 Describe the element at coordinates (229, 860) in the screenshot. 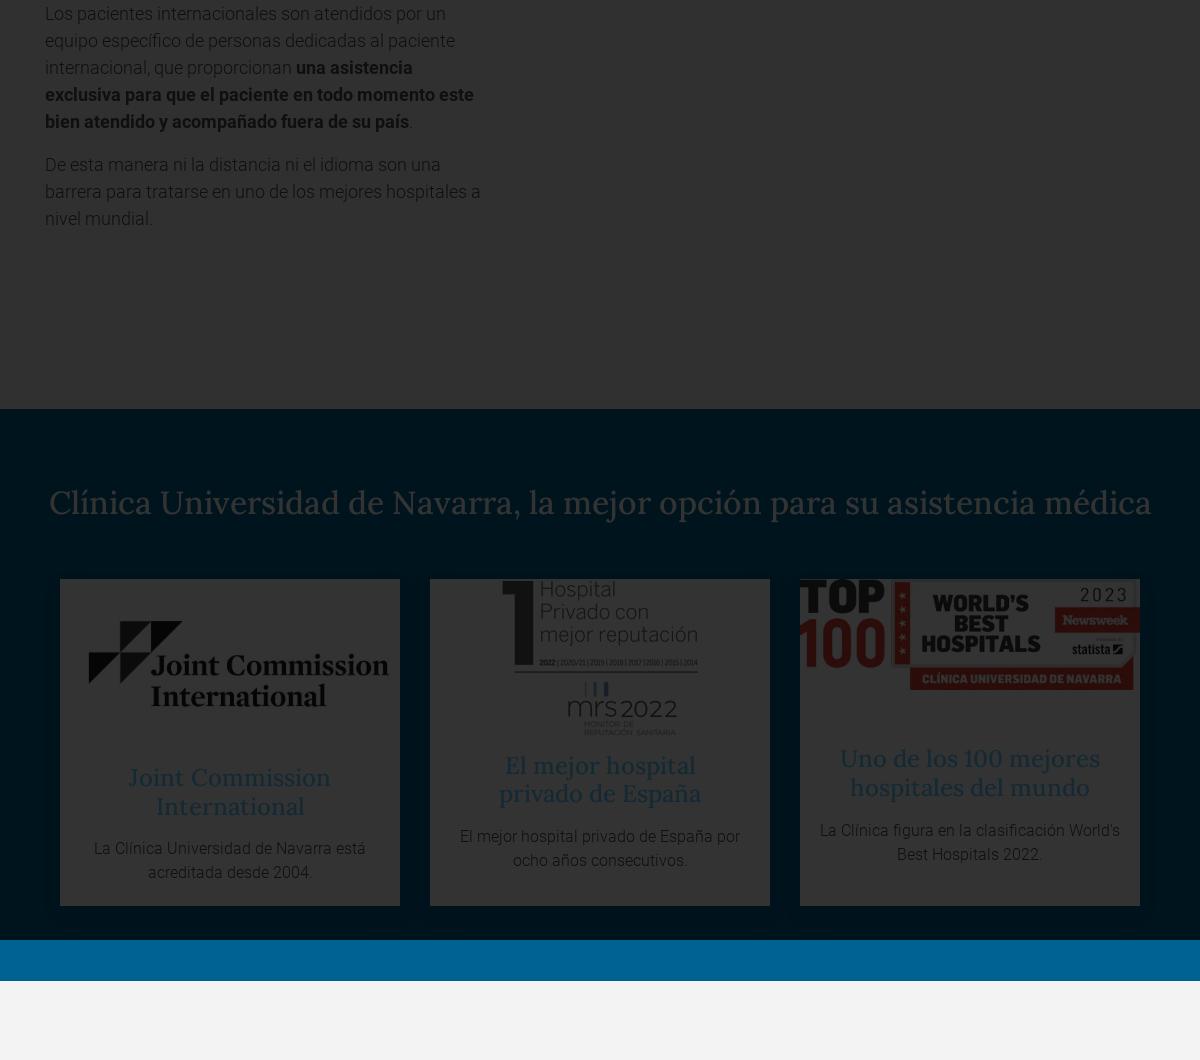

I see `'La Clínica Universidad de Navarra está acreditada desde 2004.'` at that location.